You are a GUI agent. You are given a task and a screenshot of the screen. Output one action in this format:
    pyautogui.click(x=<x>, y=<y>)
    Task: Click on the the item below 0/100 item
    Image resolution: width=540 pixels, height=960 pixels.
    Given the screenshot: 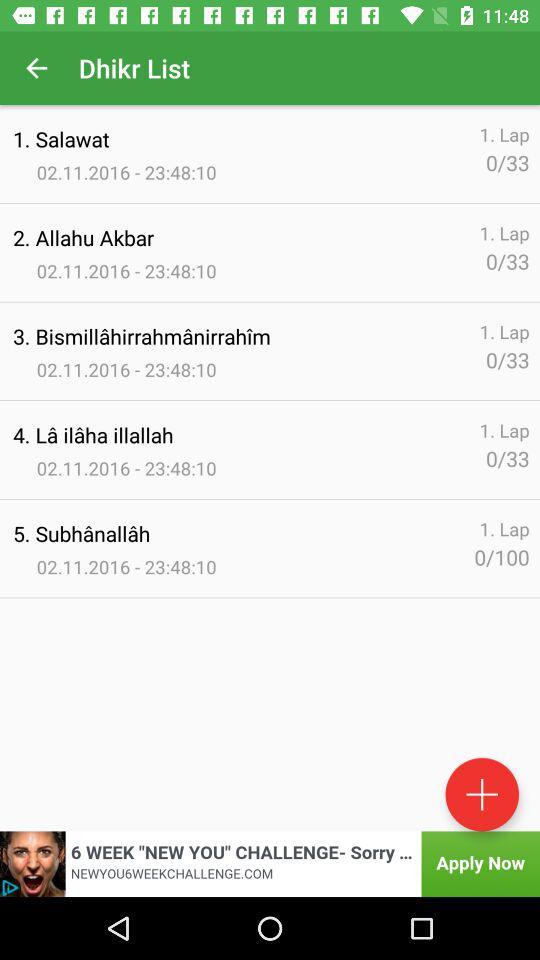 What is the action you would take?
    pyautogui.click(x=481, y=794)
    